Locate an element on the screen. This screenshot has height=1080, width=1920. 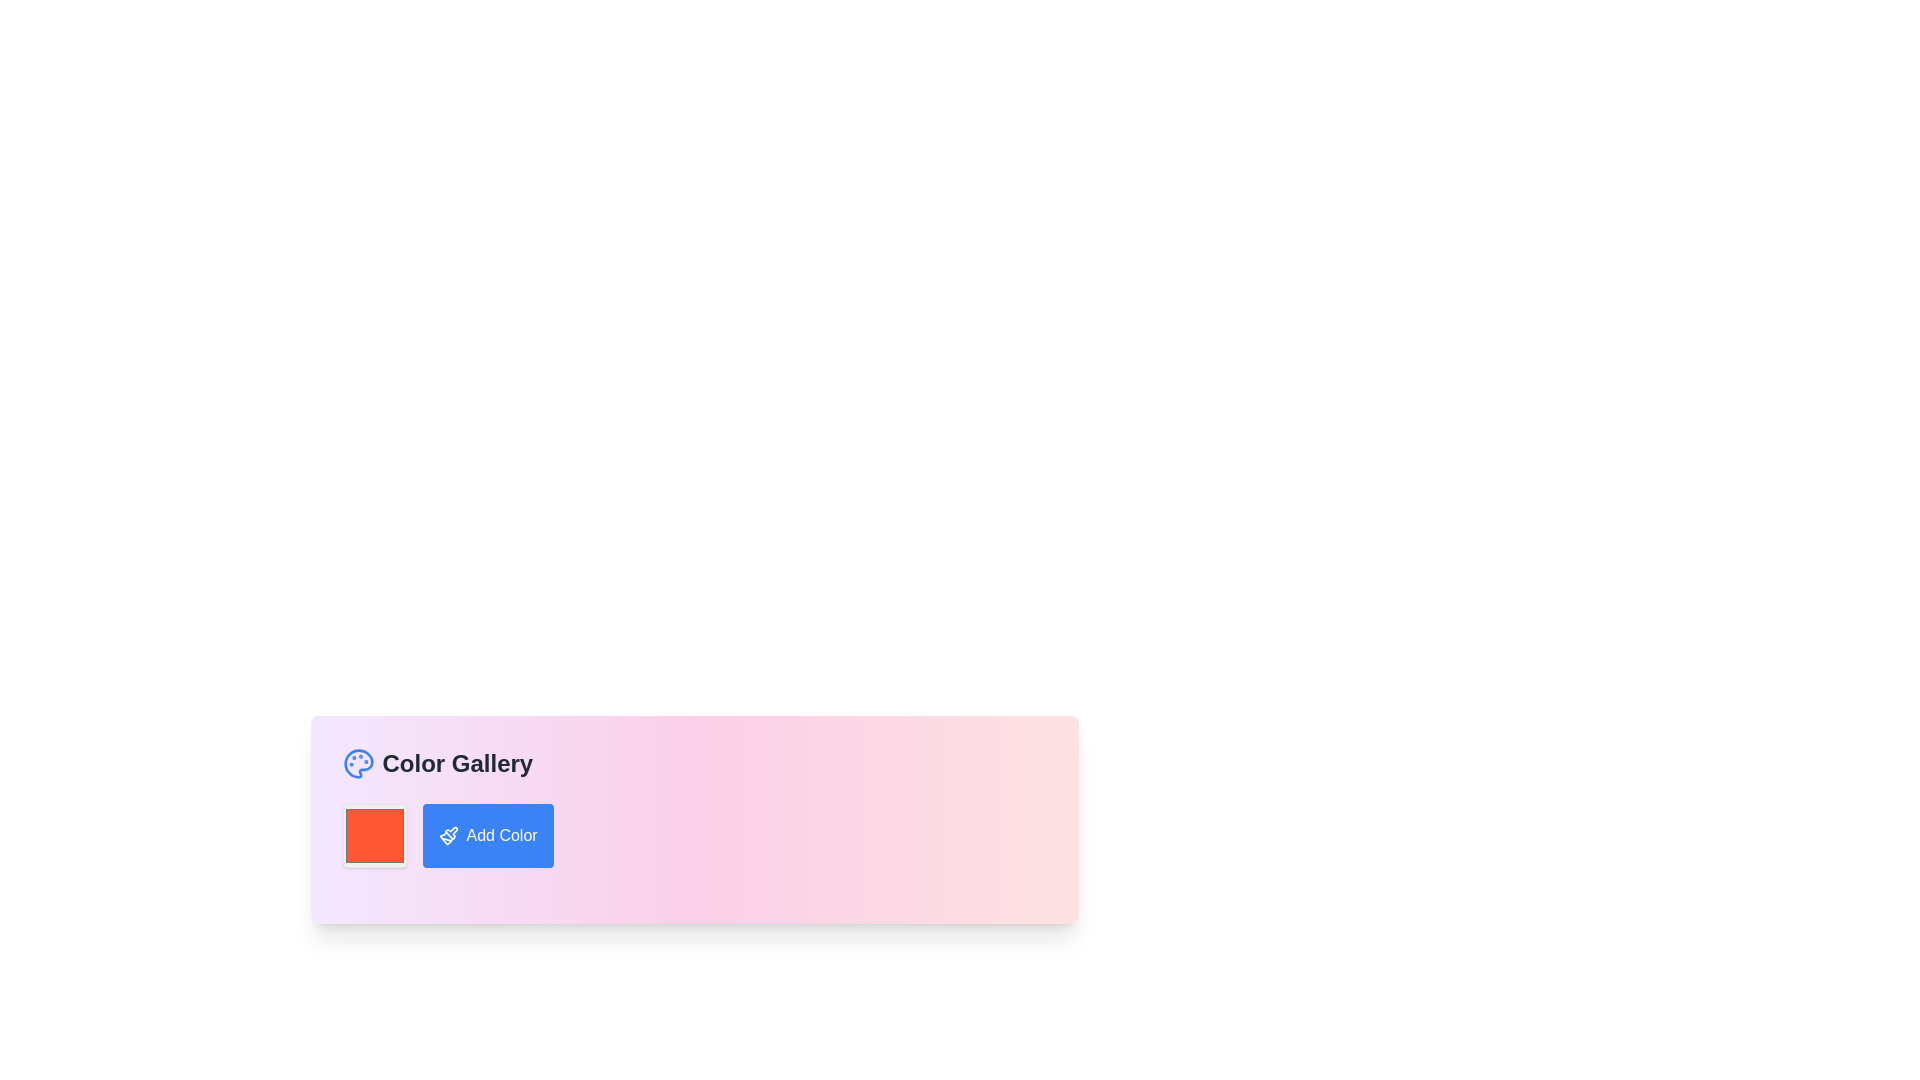
the blue button labeled 'Add Color' that contains the icon for adding color, located towards the center-right inside the 'Color Gallery' section is located at coordinates (447, 836).